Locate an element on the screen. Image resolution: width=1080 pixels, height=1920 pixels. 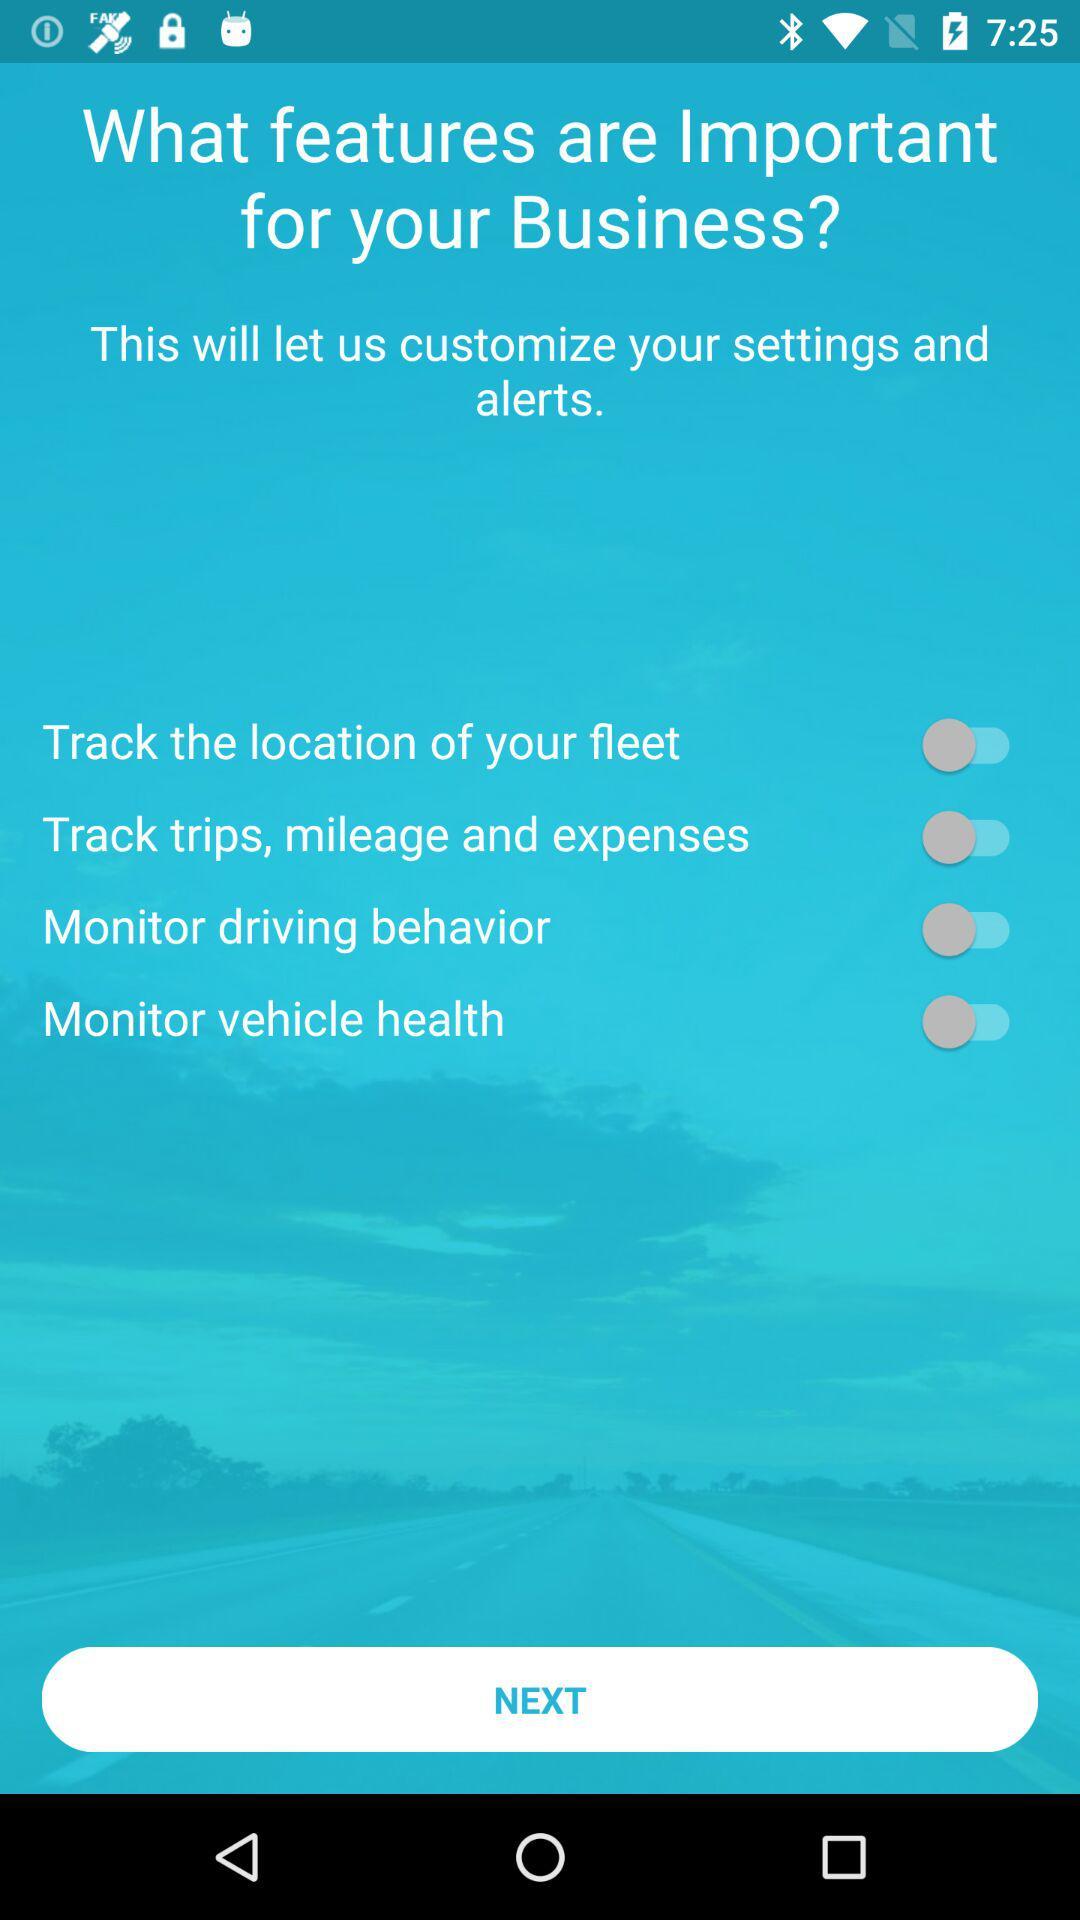
turn on/off track location is located at coordinates (974, 743).